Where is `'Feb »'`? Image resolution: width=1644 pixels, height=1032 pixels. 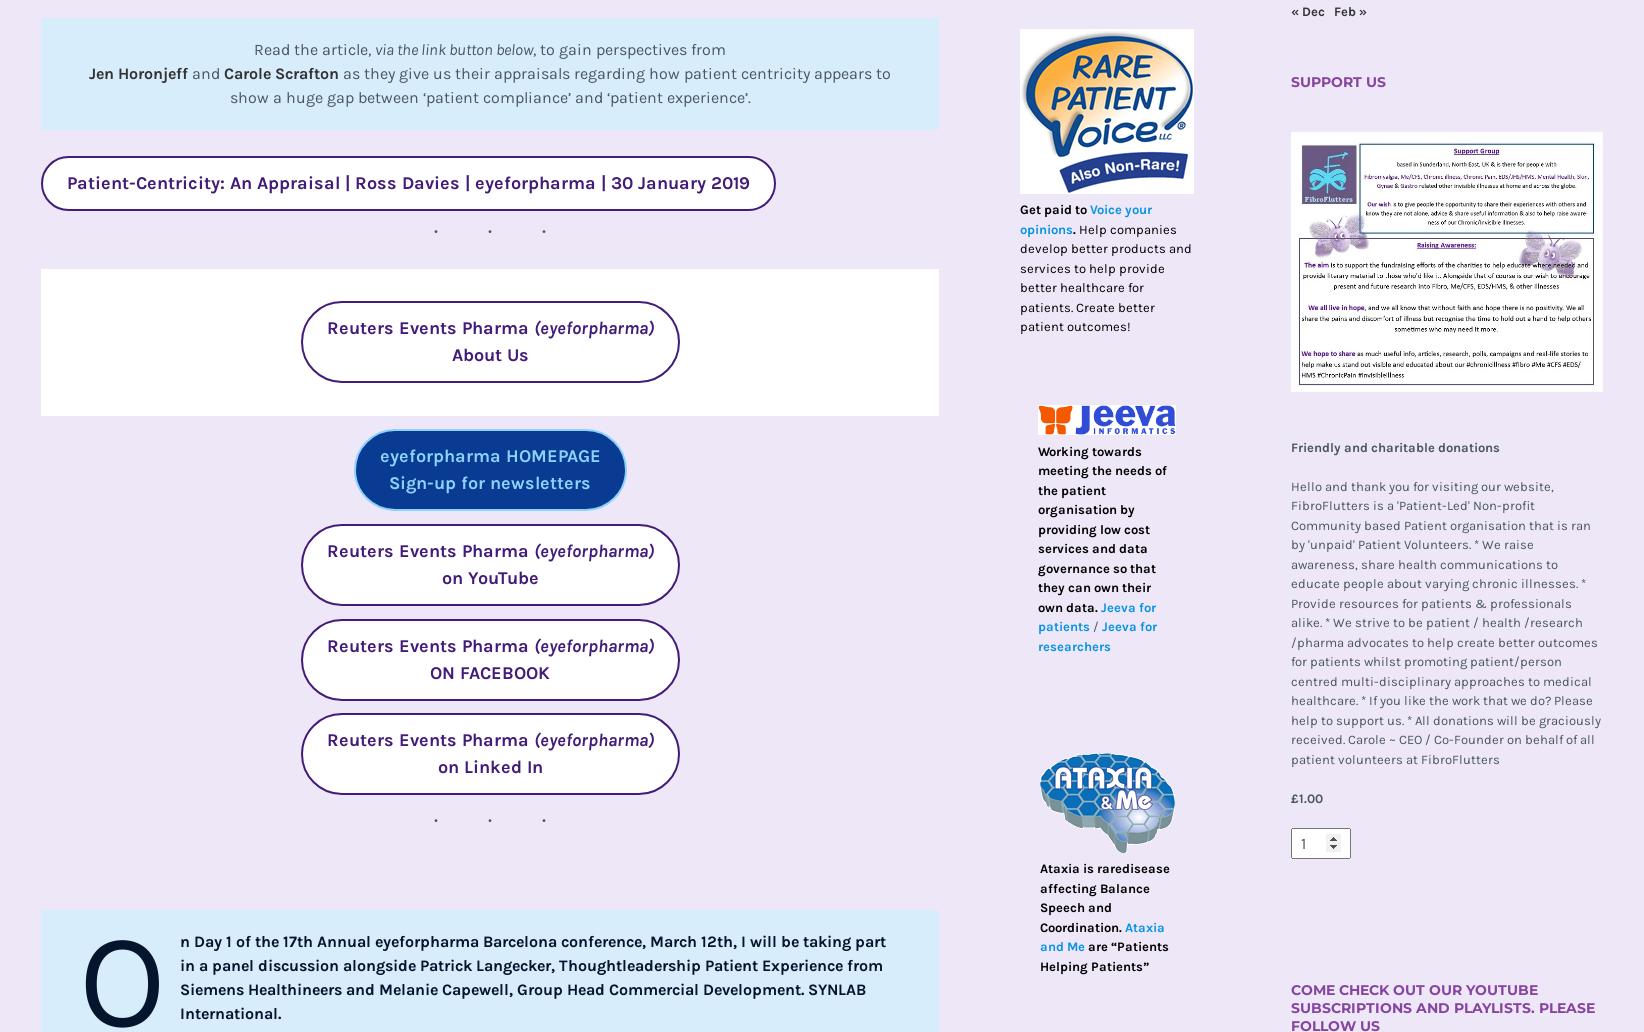 'Feb »' is located at coordinates (1348, 10).